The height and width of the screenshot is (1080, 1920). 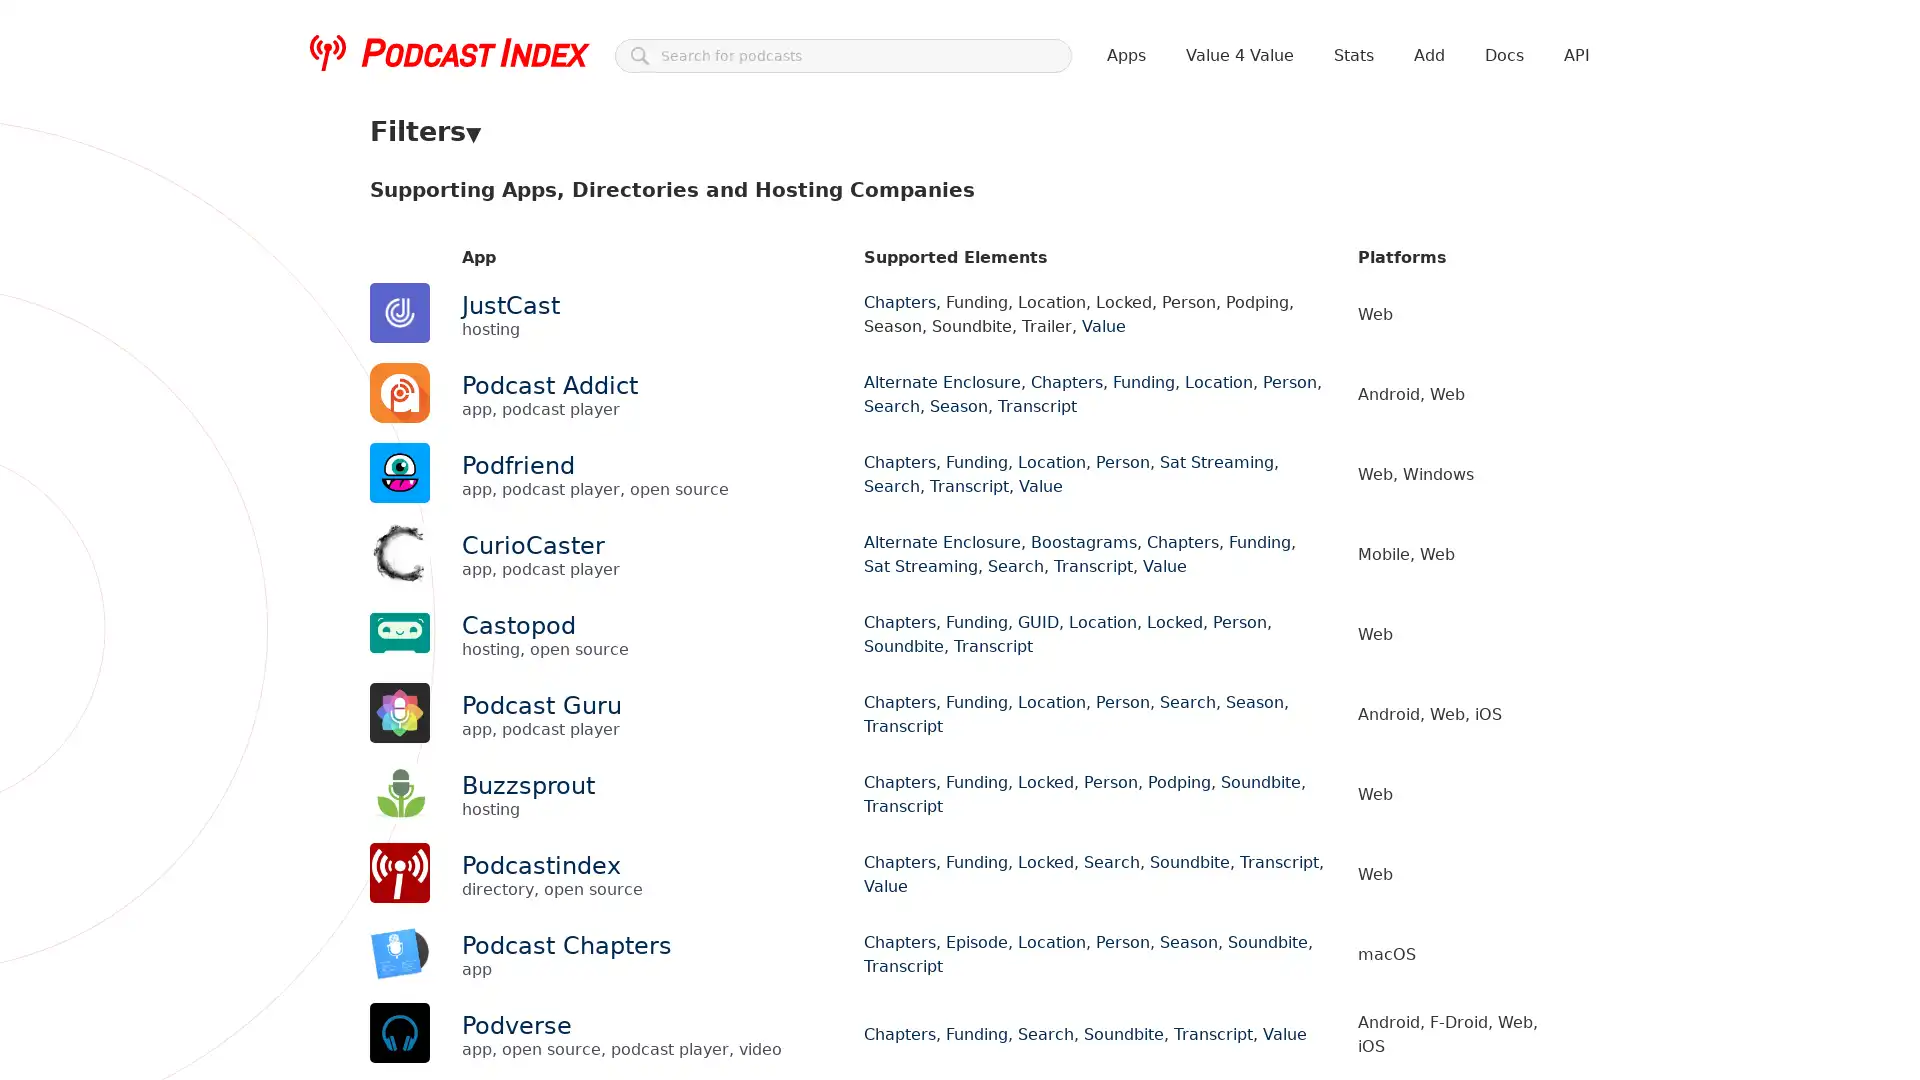 What do you see at coordinates (1150, 193) in the screenshot?
I see `Podcast Player` at bounding box center [1150, 193].